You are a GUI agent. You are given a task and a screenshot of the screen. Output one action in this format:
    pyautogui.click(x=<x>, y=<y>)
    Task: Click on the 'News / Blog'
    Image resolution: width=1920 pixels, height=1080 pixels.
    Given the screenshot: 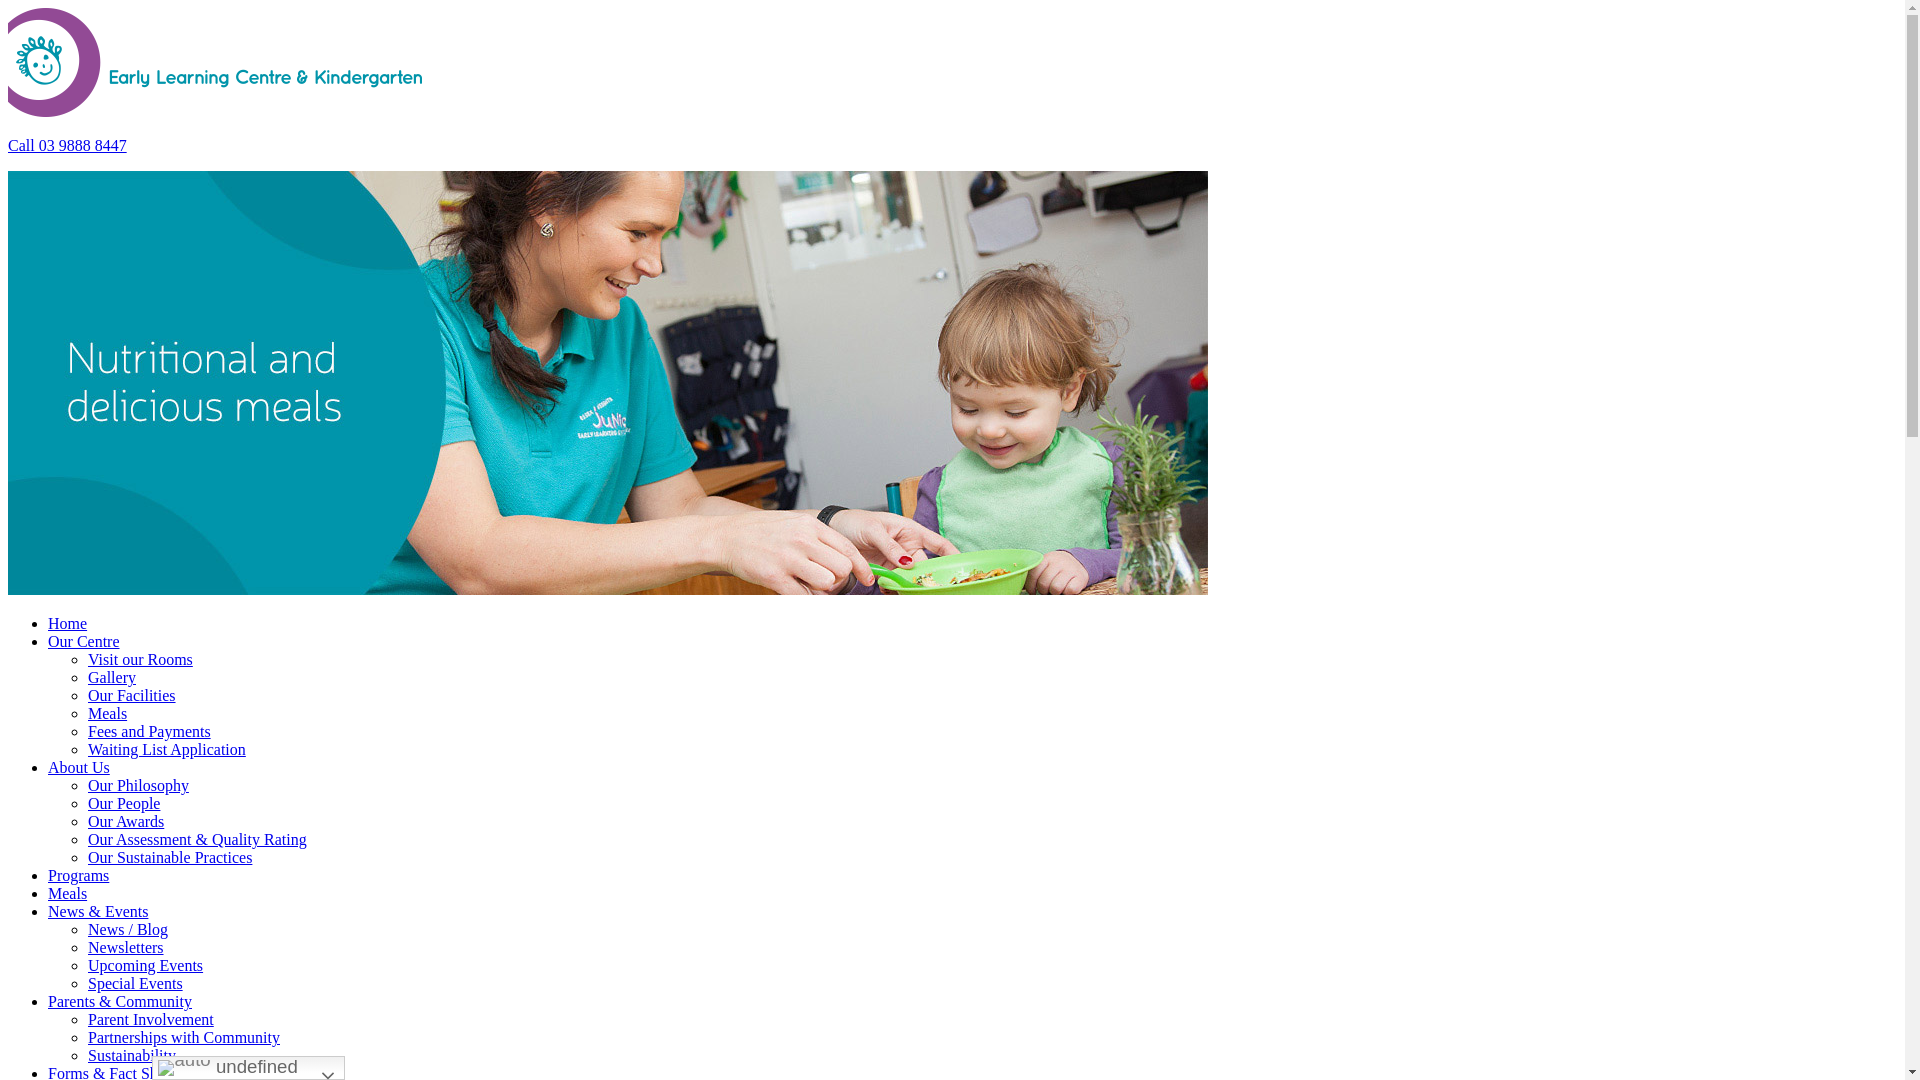 What is the action you would take?
    pyautogui.click(x=127, y=929)
    